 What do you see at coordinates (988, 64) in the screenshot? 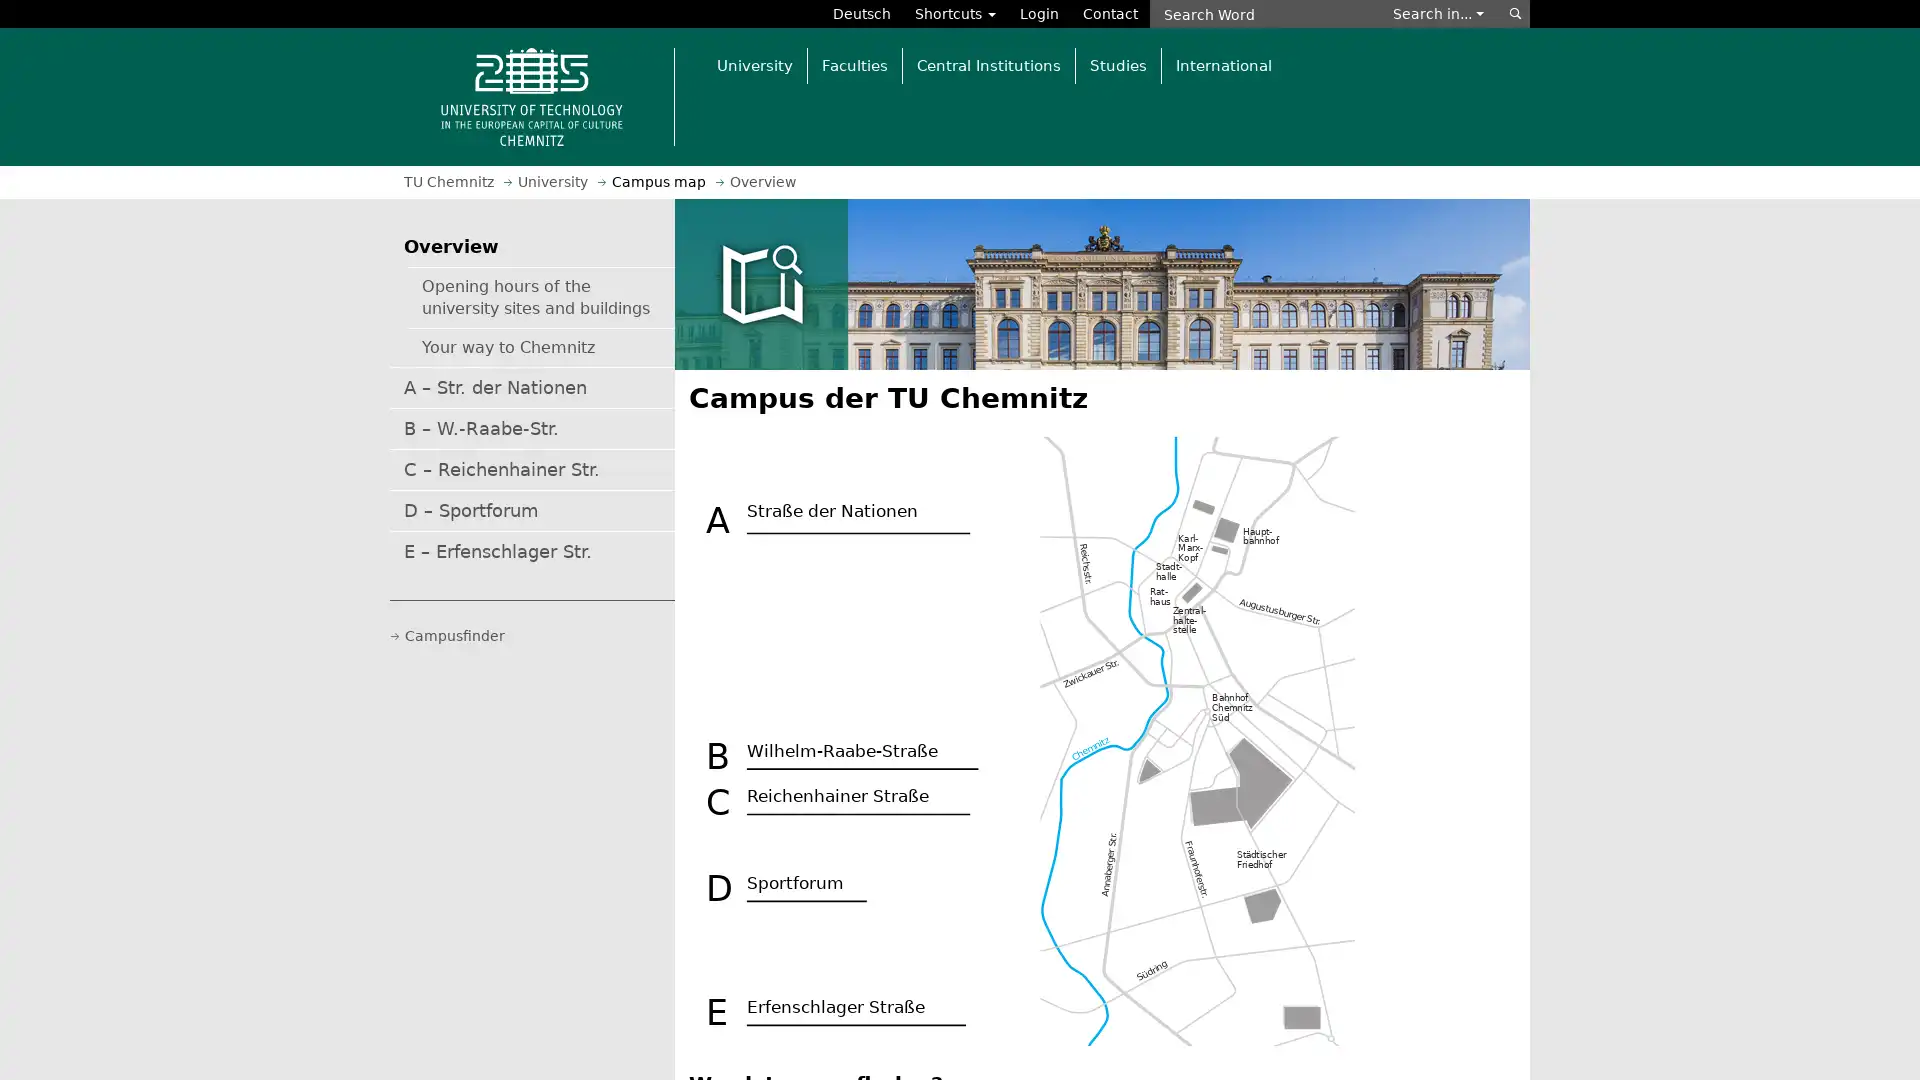
I see `Central Institutions` at bounding box center [988, 64].